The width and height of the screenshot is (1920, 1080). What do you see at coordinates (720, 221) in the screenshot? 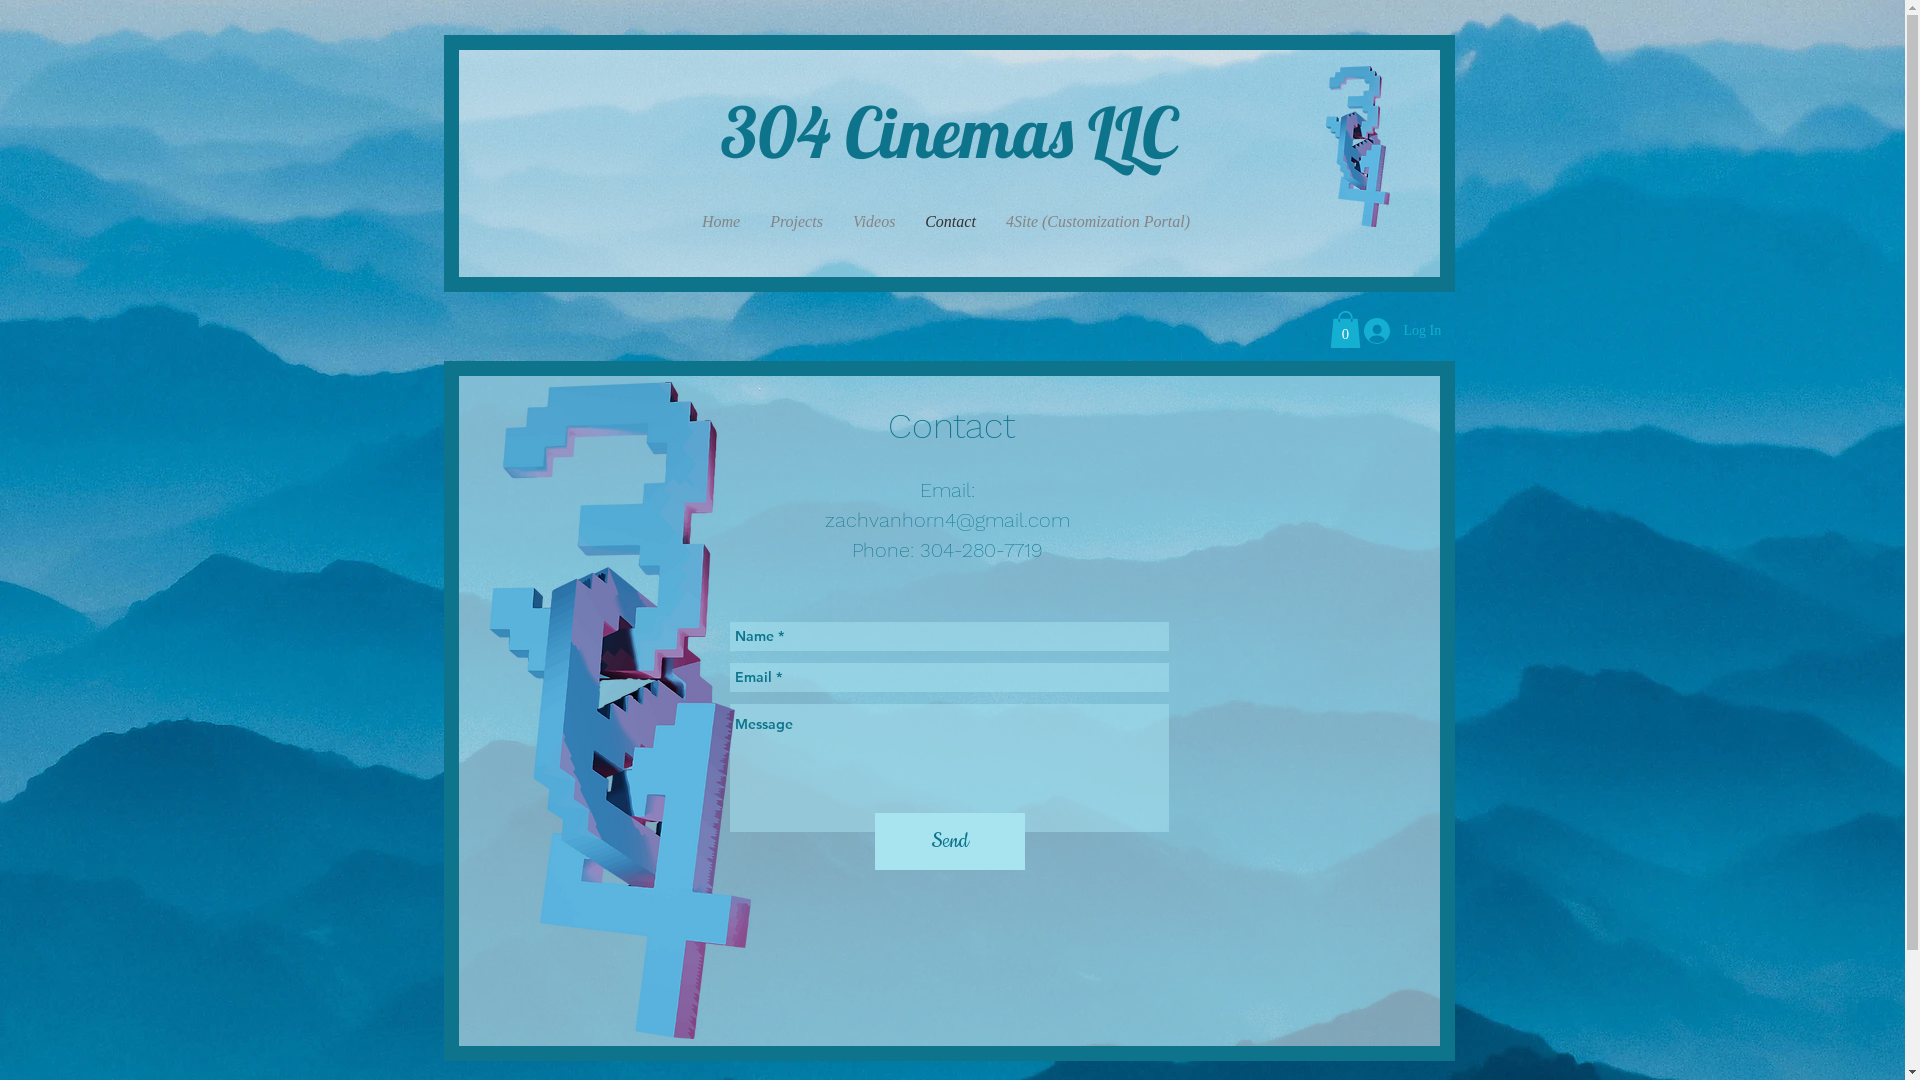
I see `'Home'` at bounding box center [720, 221].